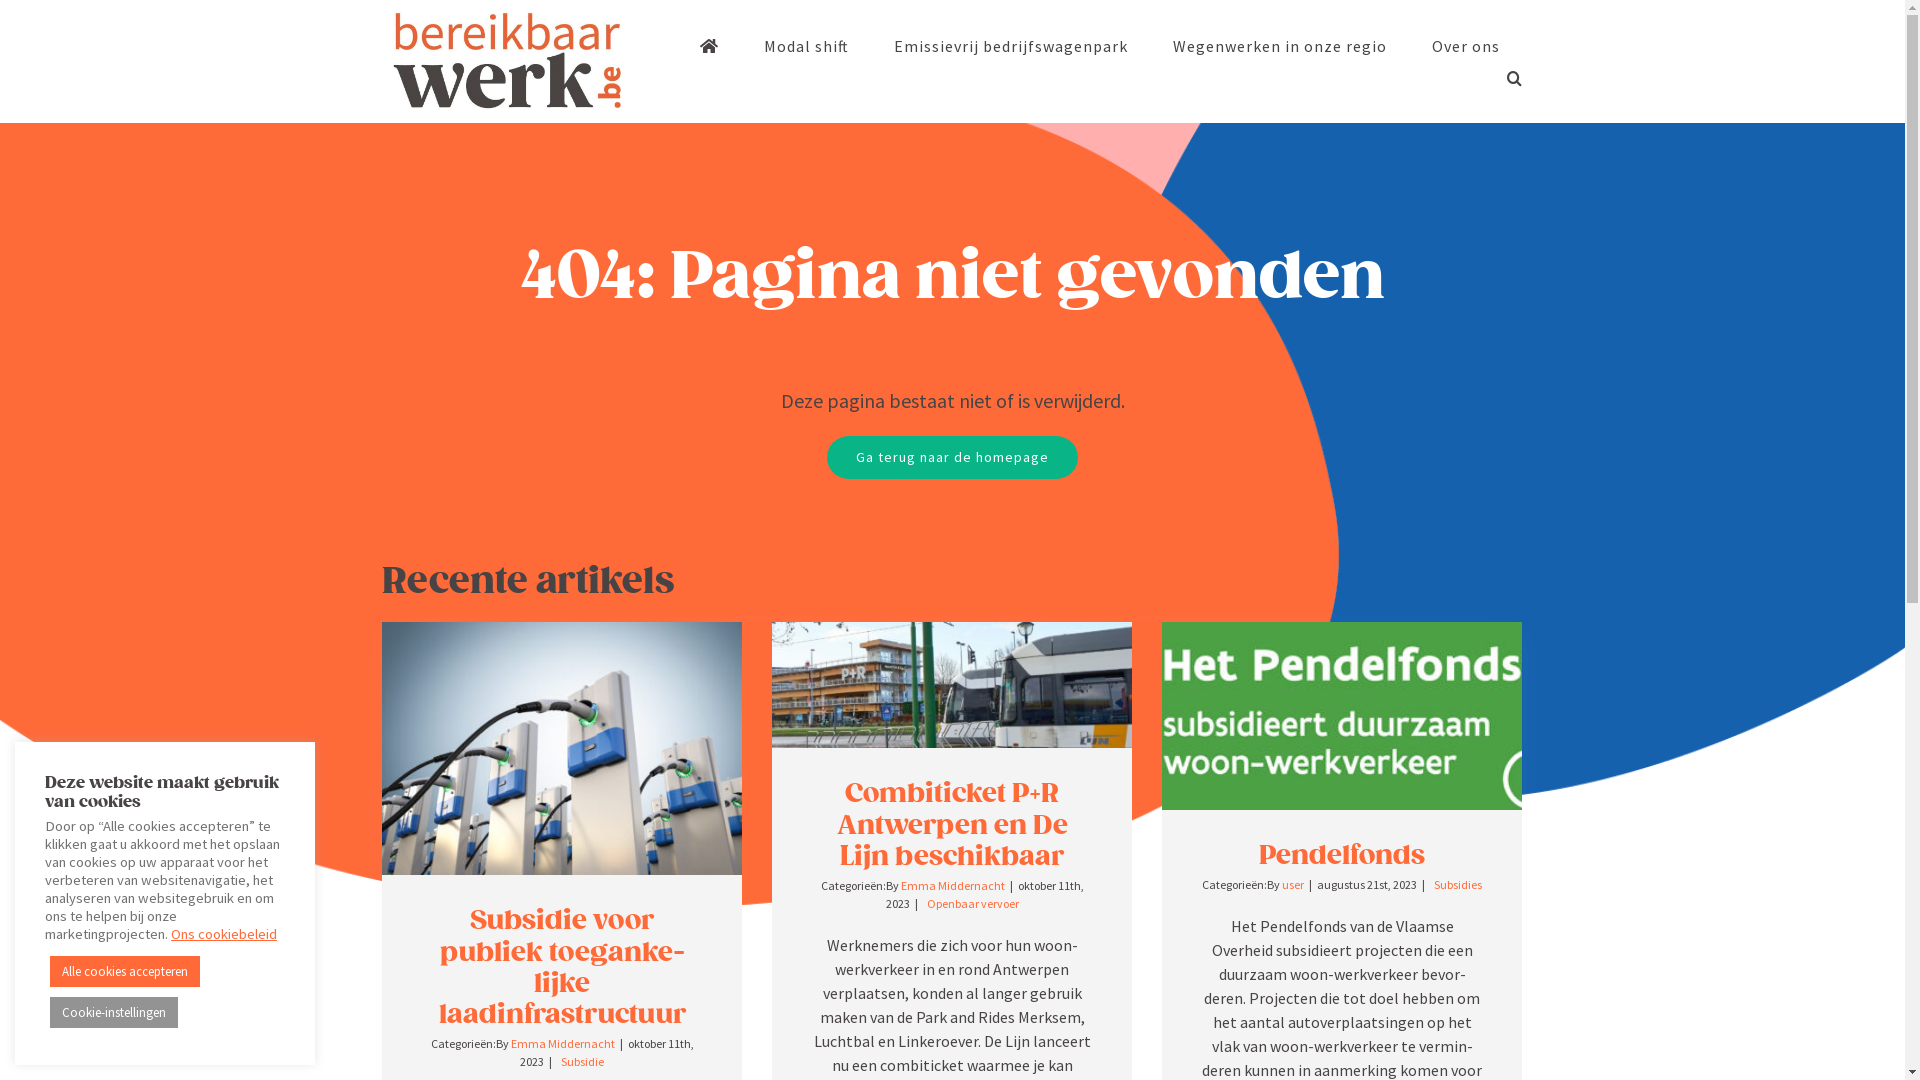  What do you see at coordinates (113, 1012) in the screenshot?
I see `'Cookie-instellingen'` at bounding box center [113, 1012].